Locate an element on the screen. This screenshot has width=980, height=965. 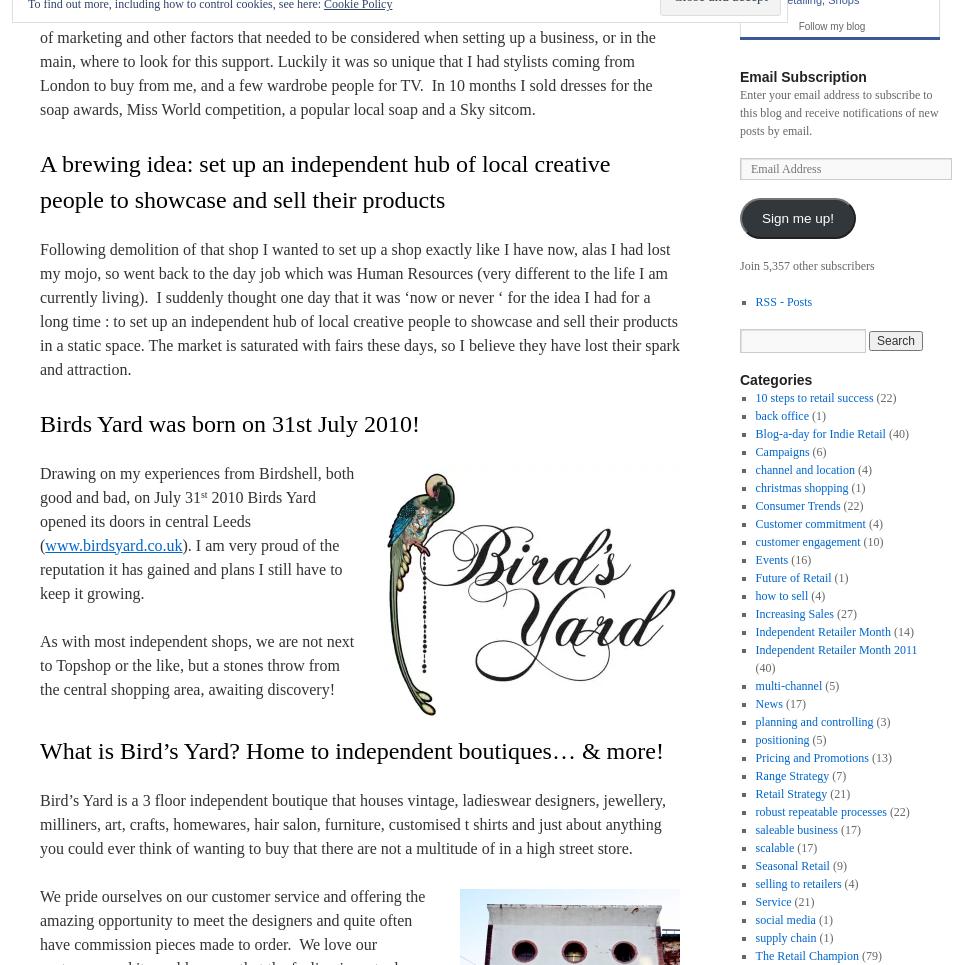
'As with most independent shops, we are not next to Topshop or the like, but a stones throw from the central shopping area, awaiting discovery!' is located at coordinates (196, 664).